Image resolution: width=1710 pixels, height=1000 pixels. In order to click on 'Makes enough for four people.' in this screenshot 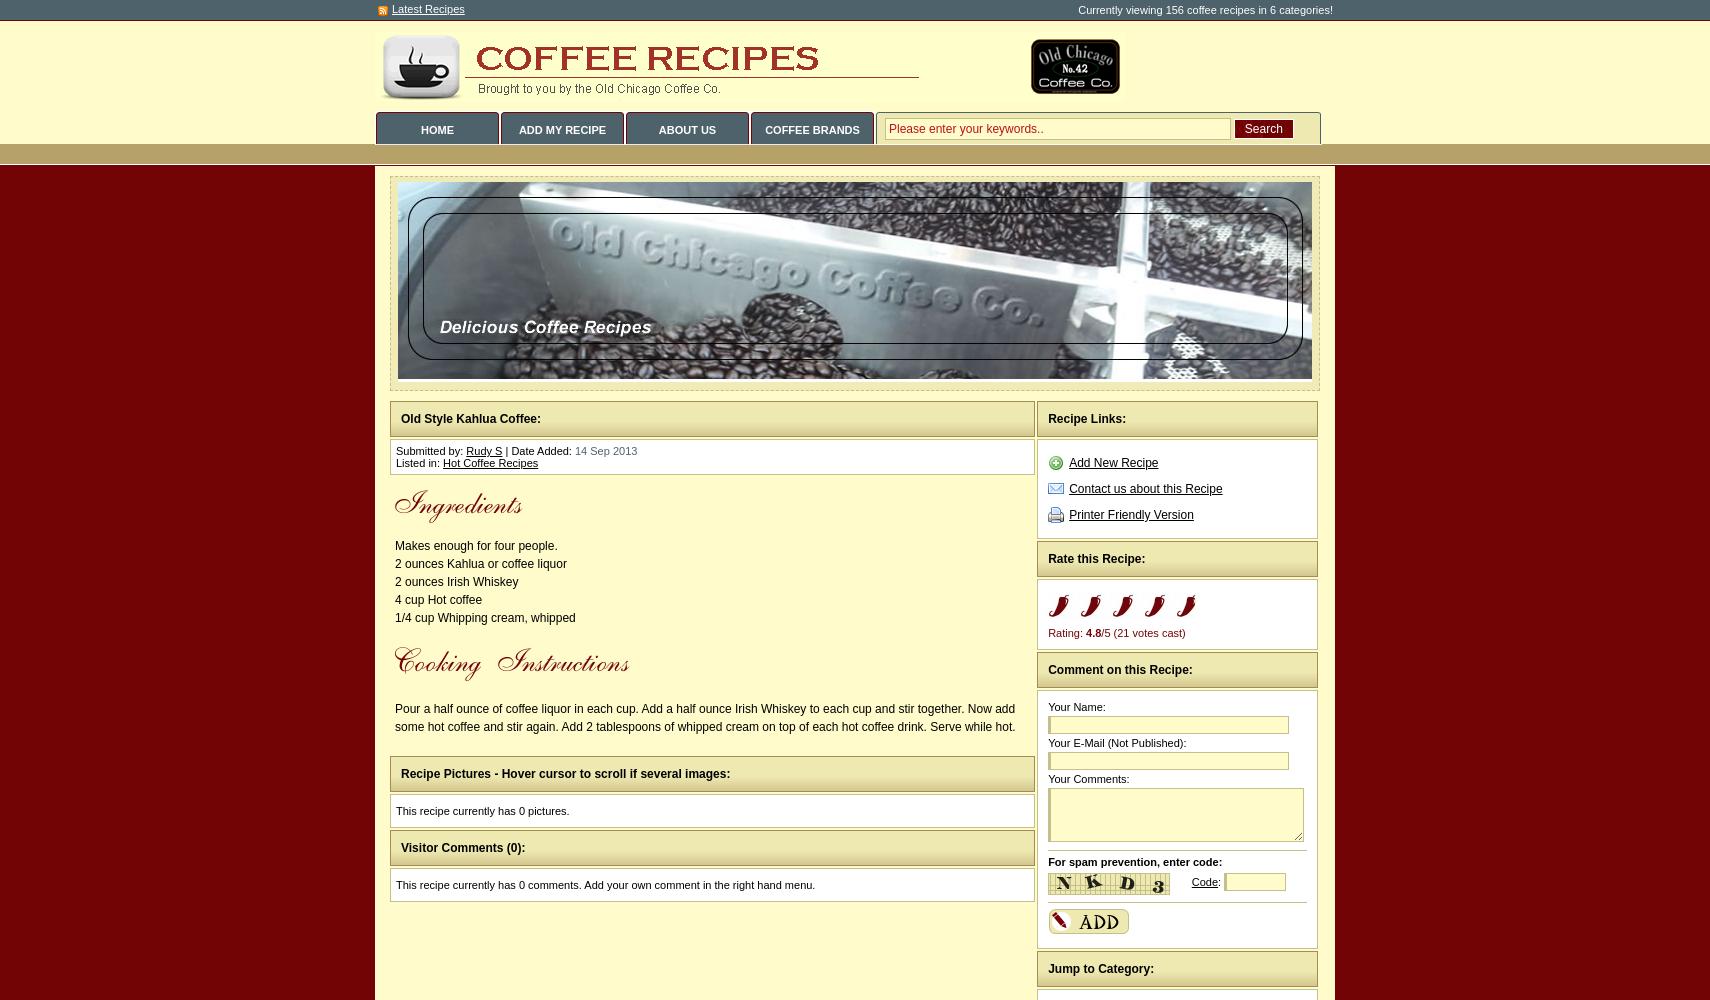, I will do `click(476, 546)`.